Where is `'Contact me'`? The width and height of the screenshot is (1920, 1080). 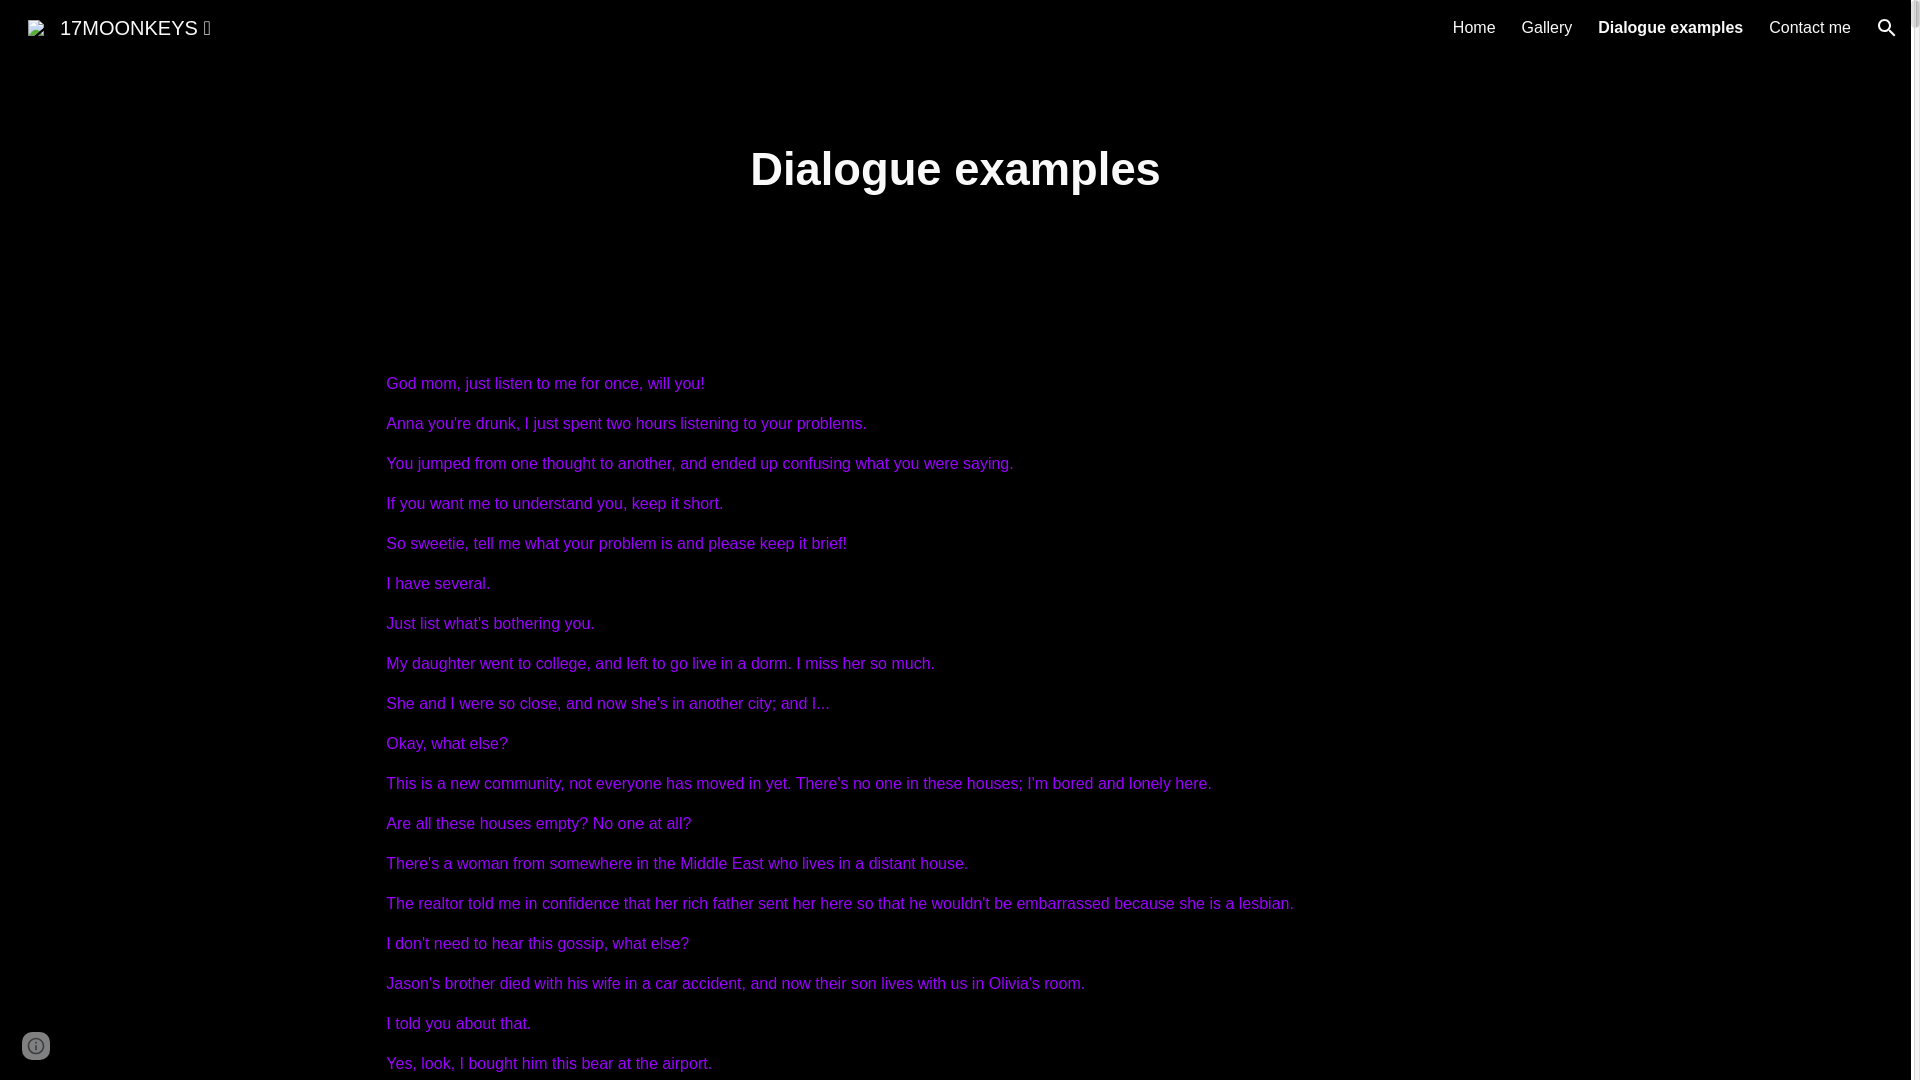 'Contact me' is located at coordinates (1809, 27).